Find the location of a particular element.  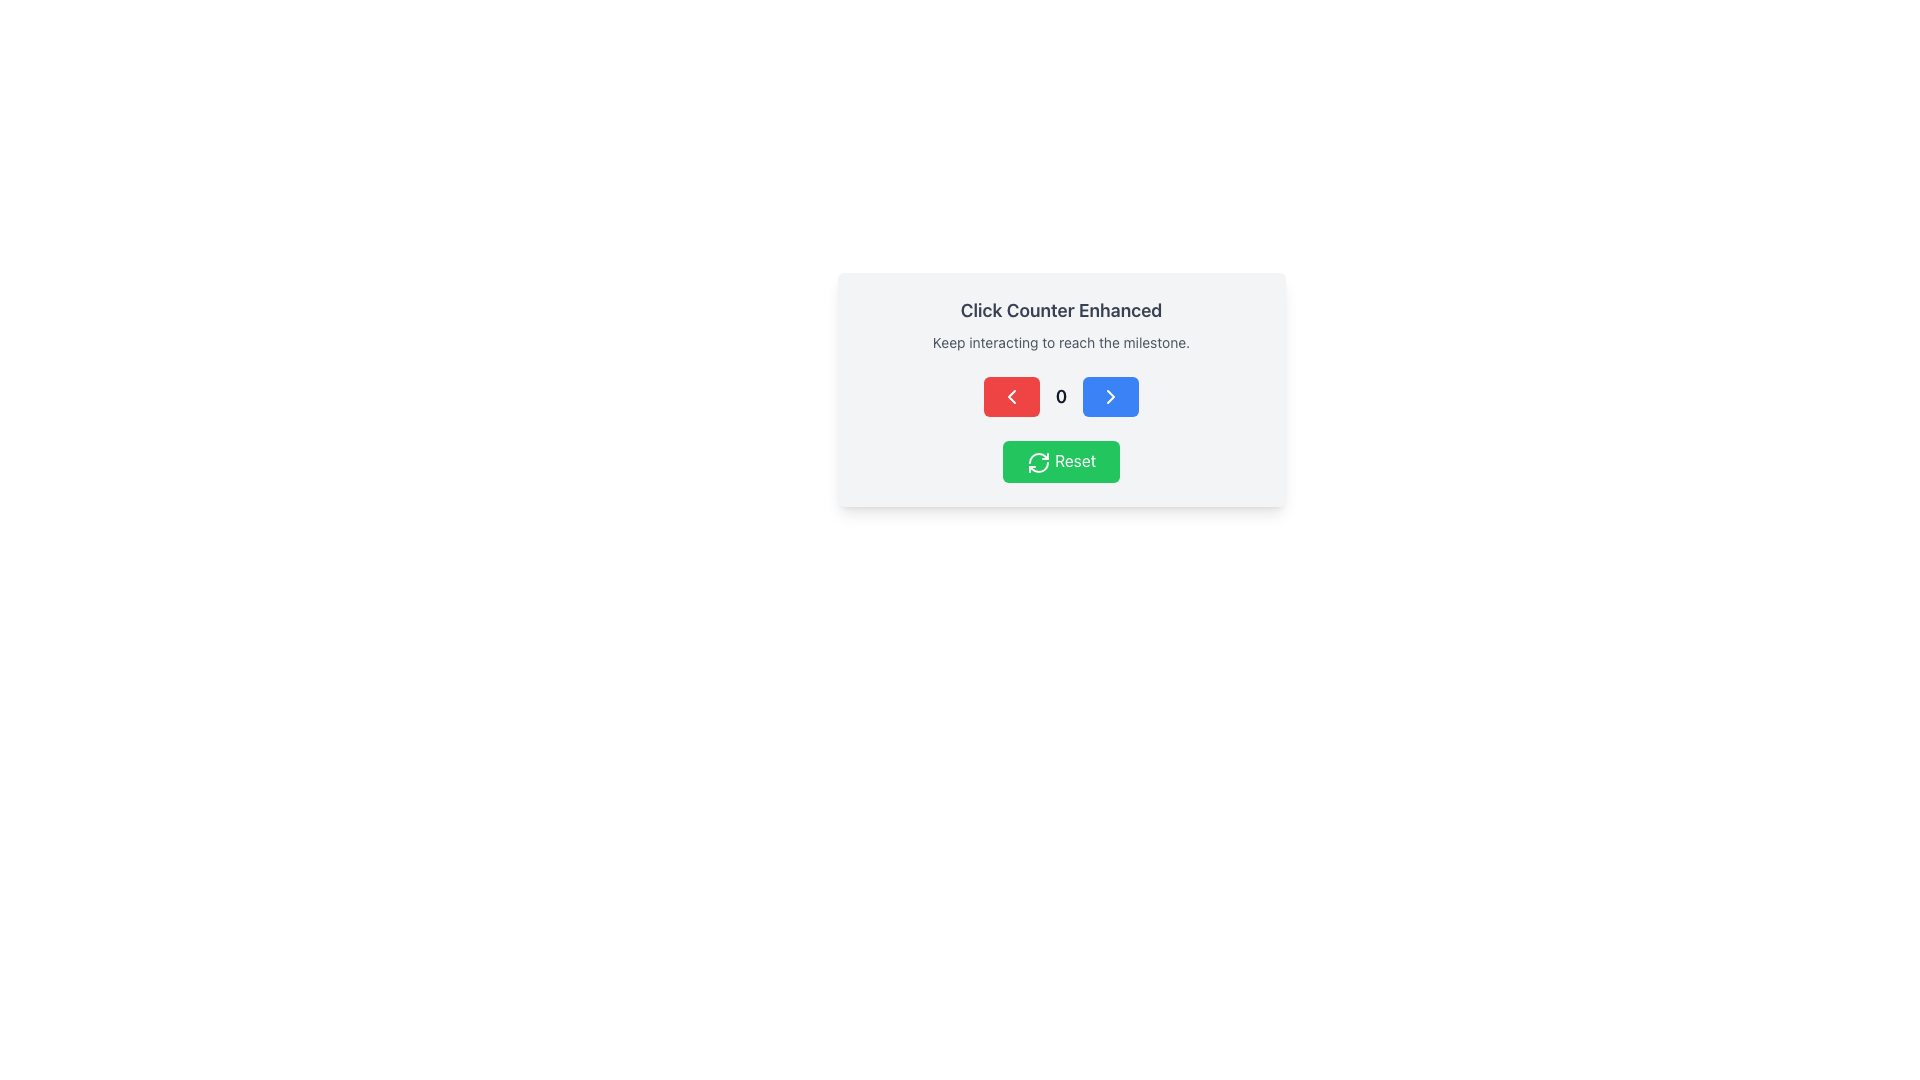

the leftward chevron icon styled within a red circular button on the counter interface is located at coordinates (1011, 397).